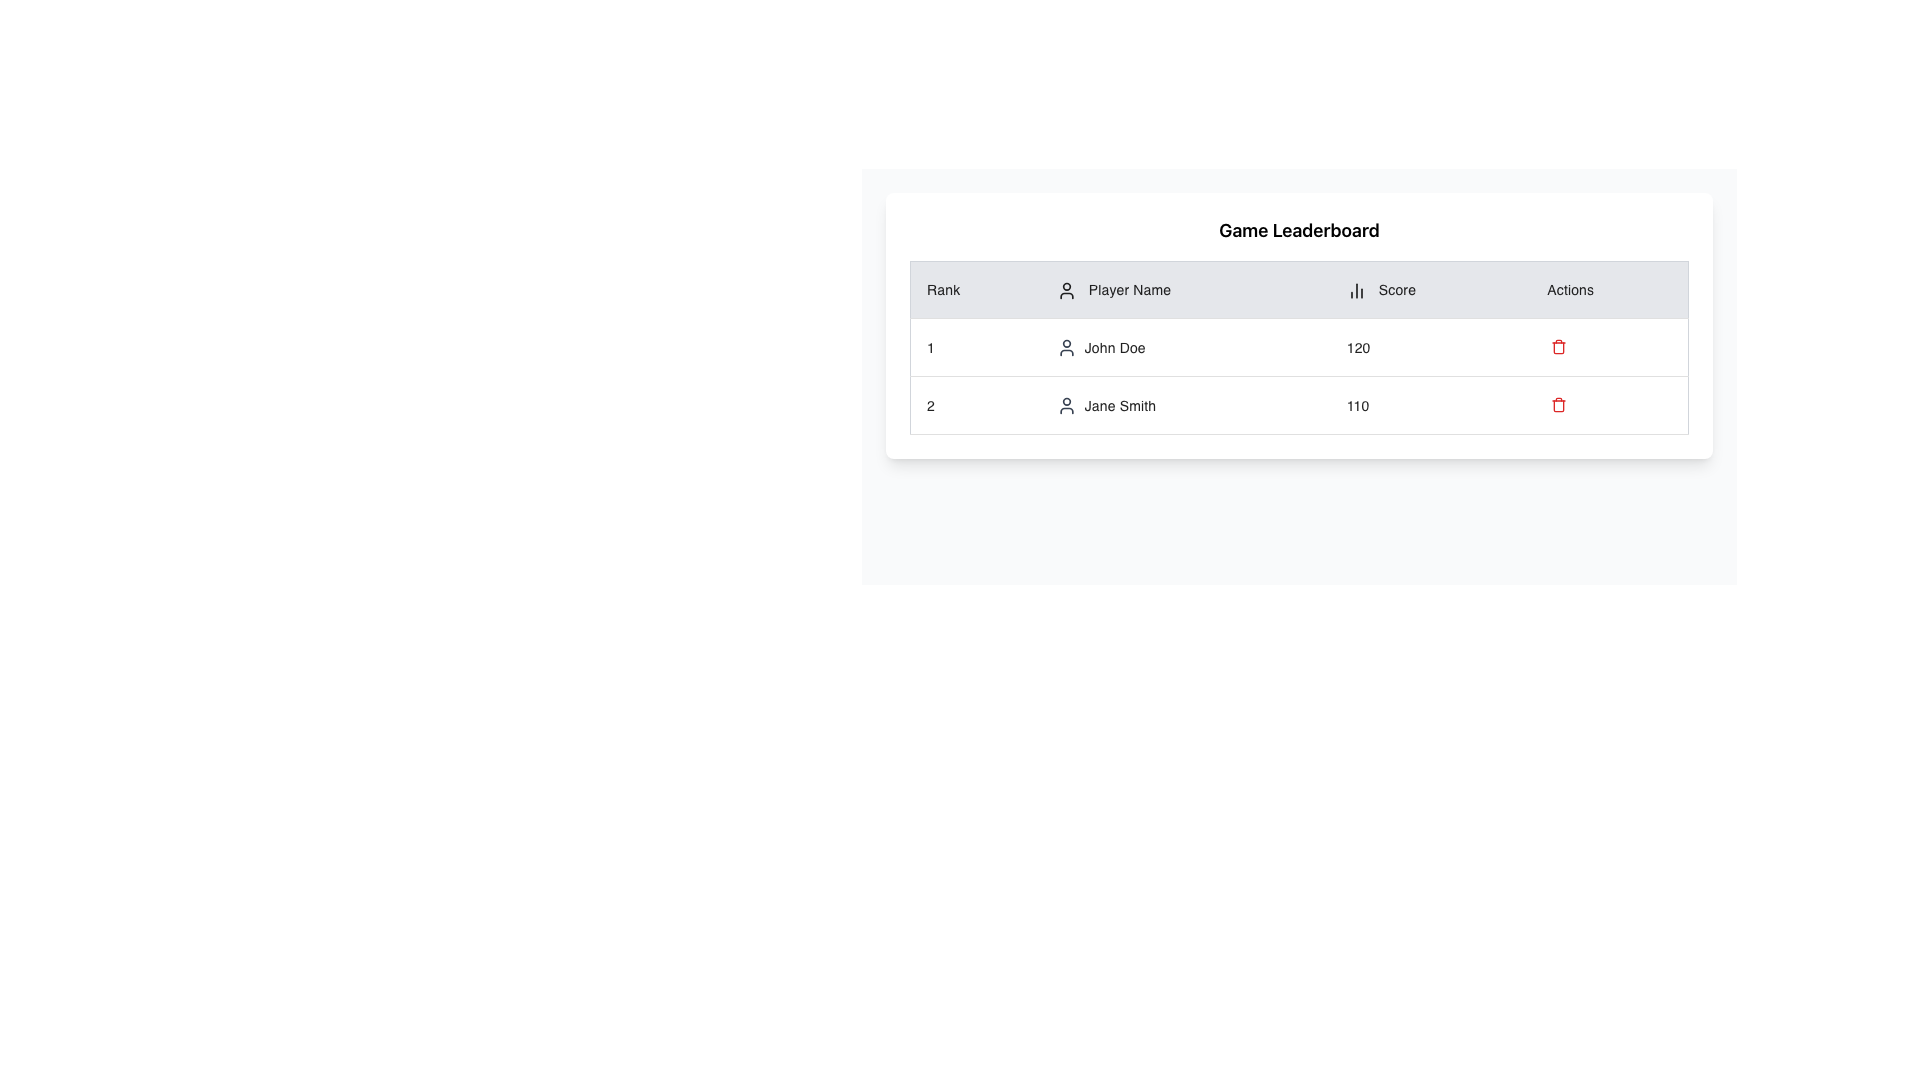  What do you see at coordinates (1299, 230) in the screenshot?
I see `the 'Game Leaderboard' text header, which is styled with a larger, bold font and positioned above the leaderboard table` at bounding box center [1299, 230].